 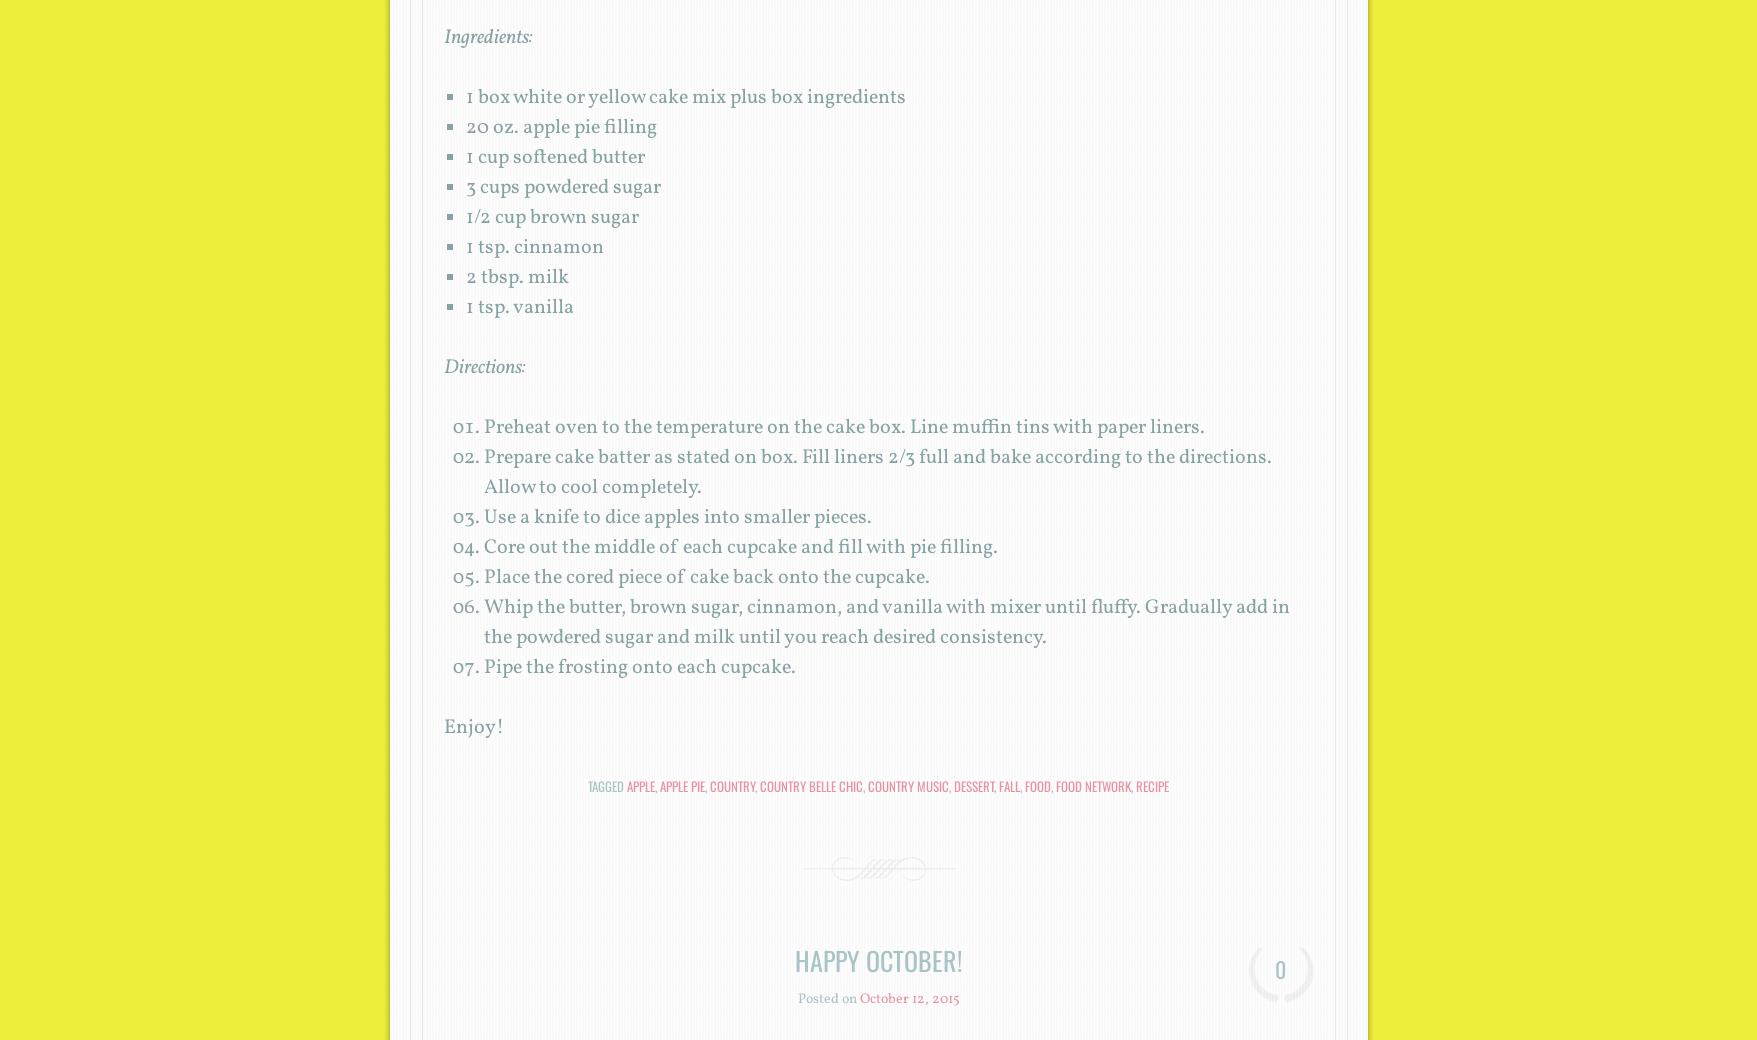 What do you see at coordinates (675, 518) in the screenshot?
I see `'Use a knife to dice apples into smaller pieces.'` at bounding box center [675, 518].